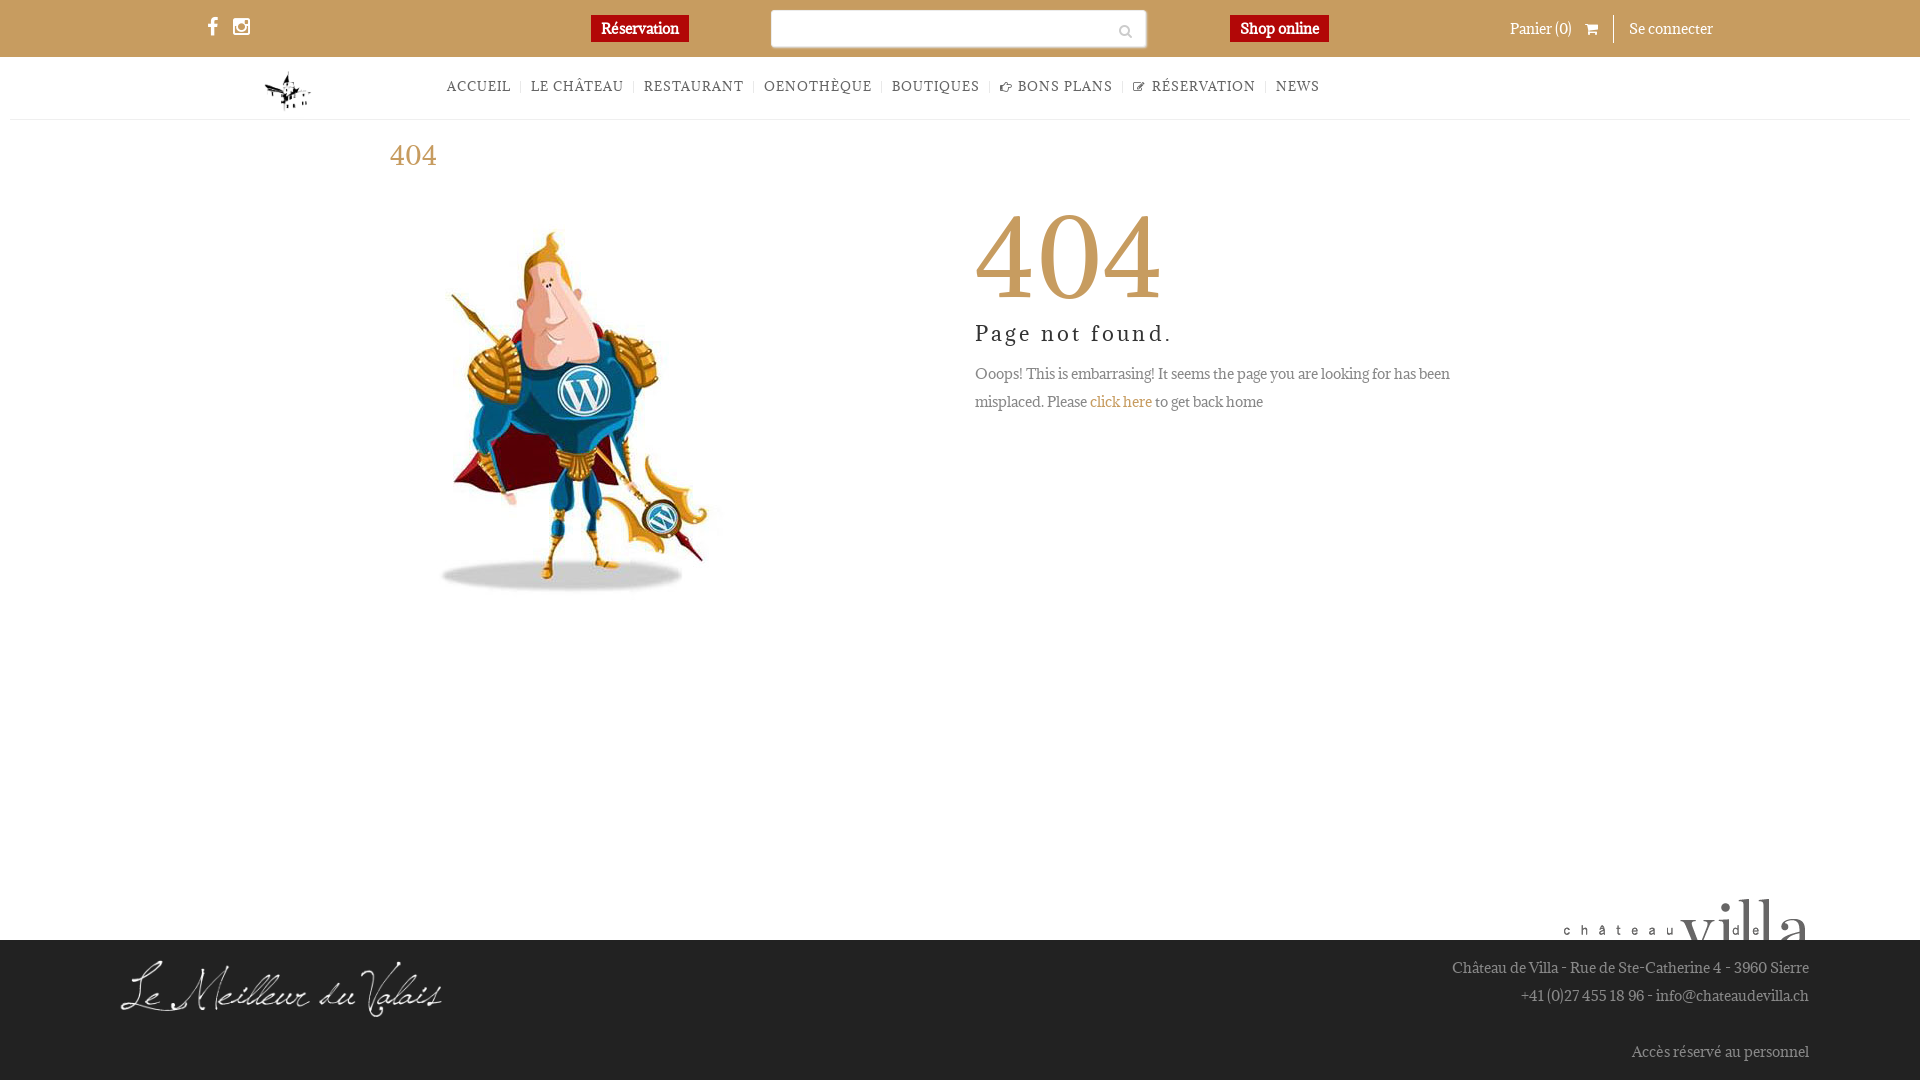 The width and height of the screenshot is (1920, 1080). Describe the element at coordinates (1731, 995) in the screenshot. I see `'info@chateaudevilla.ch'` at that location.